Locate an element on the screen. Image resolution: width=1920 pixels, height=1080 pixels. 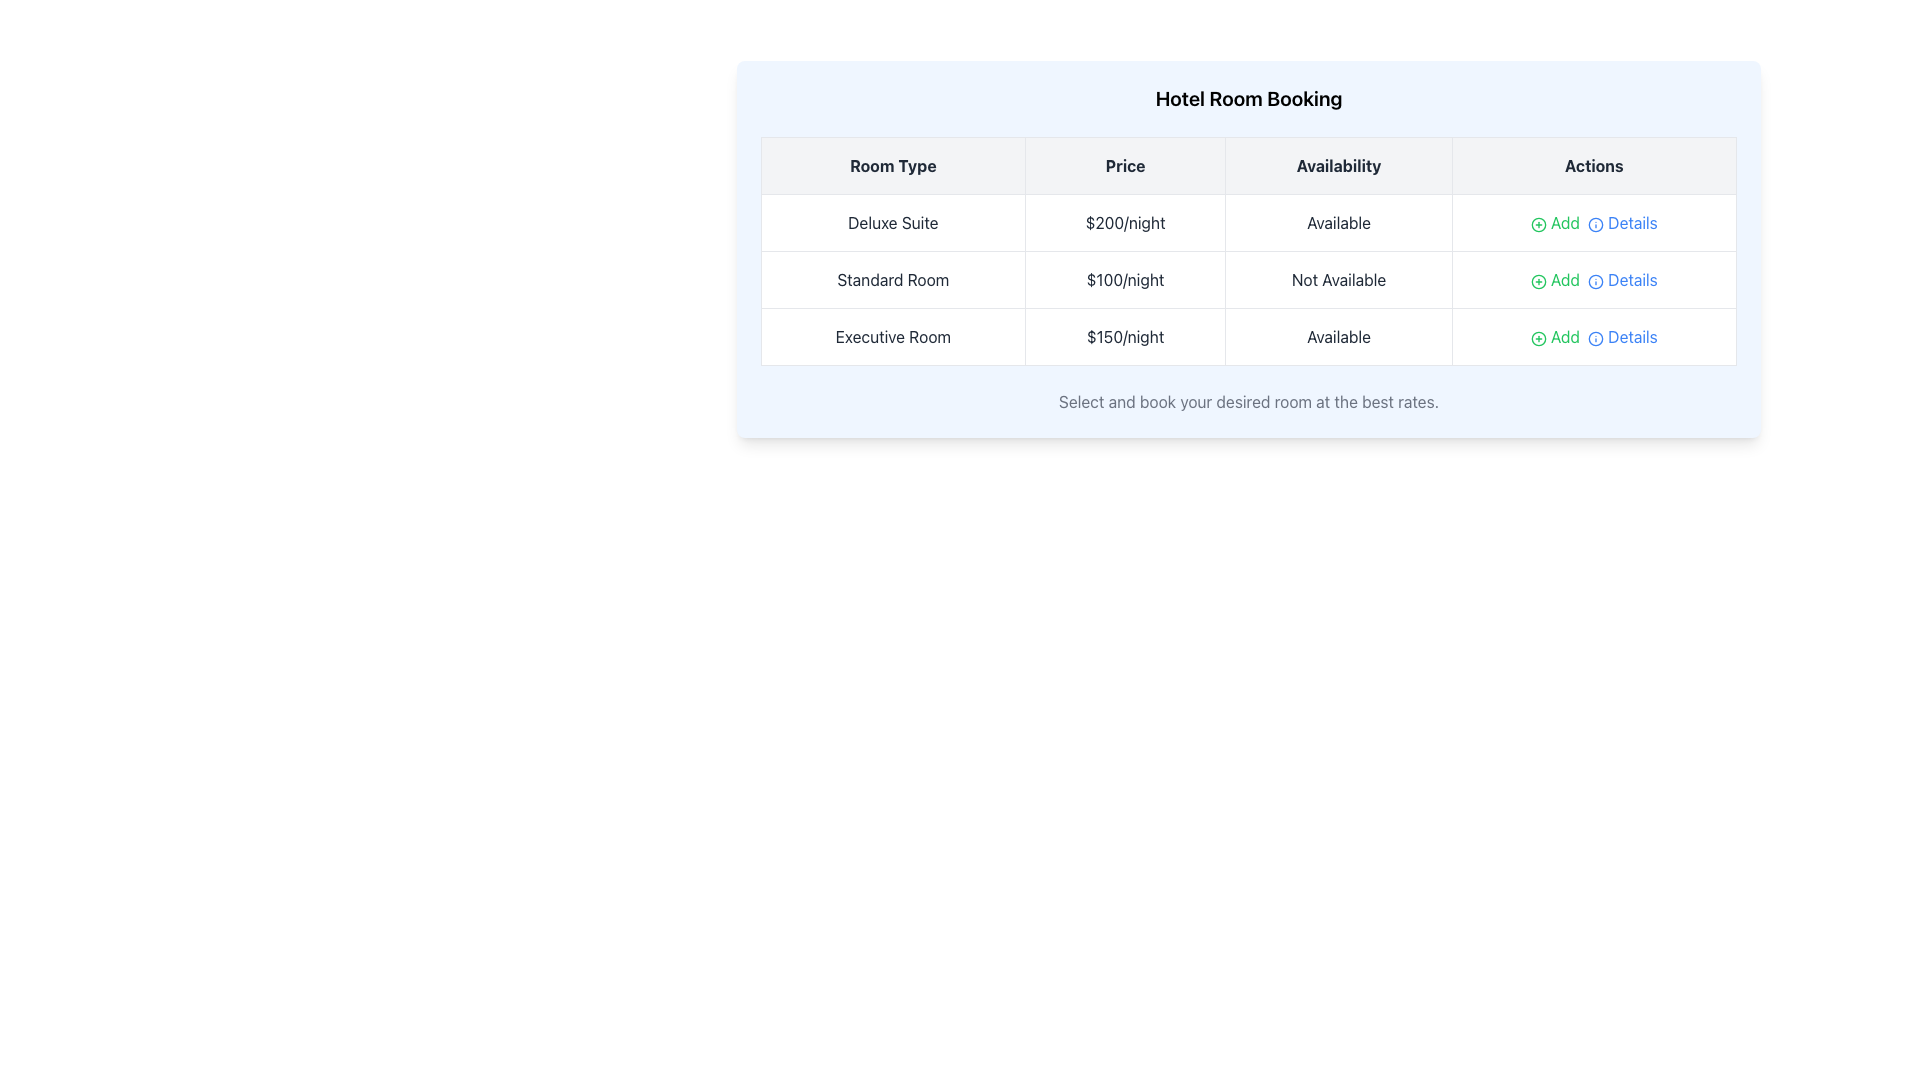
the table cell containing the room type name 'Deluxe Suite' is located at coordinates (892, 223).